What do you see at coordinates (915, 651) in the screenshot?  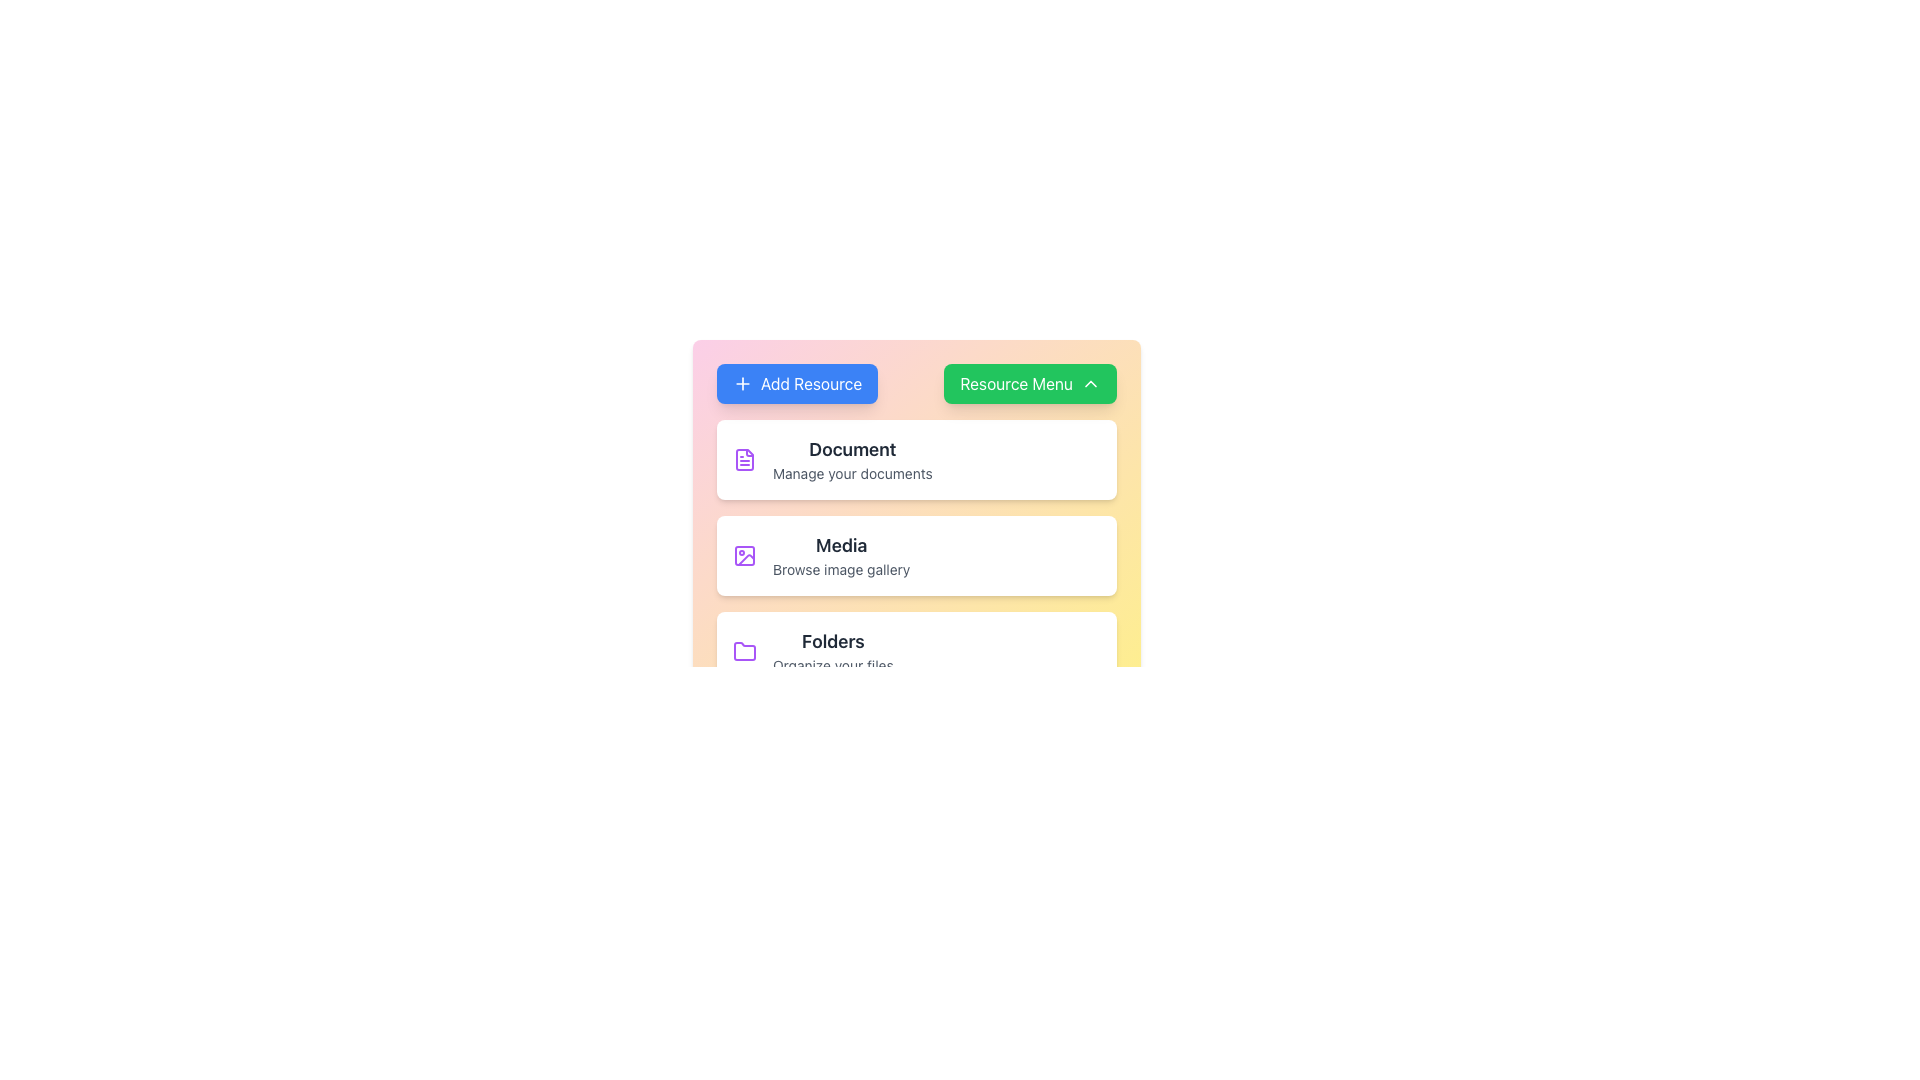 I see `the folder organization card, which is the third and bottom-most card in a vertical stack of three cards` at bounding box center [915, 651].